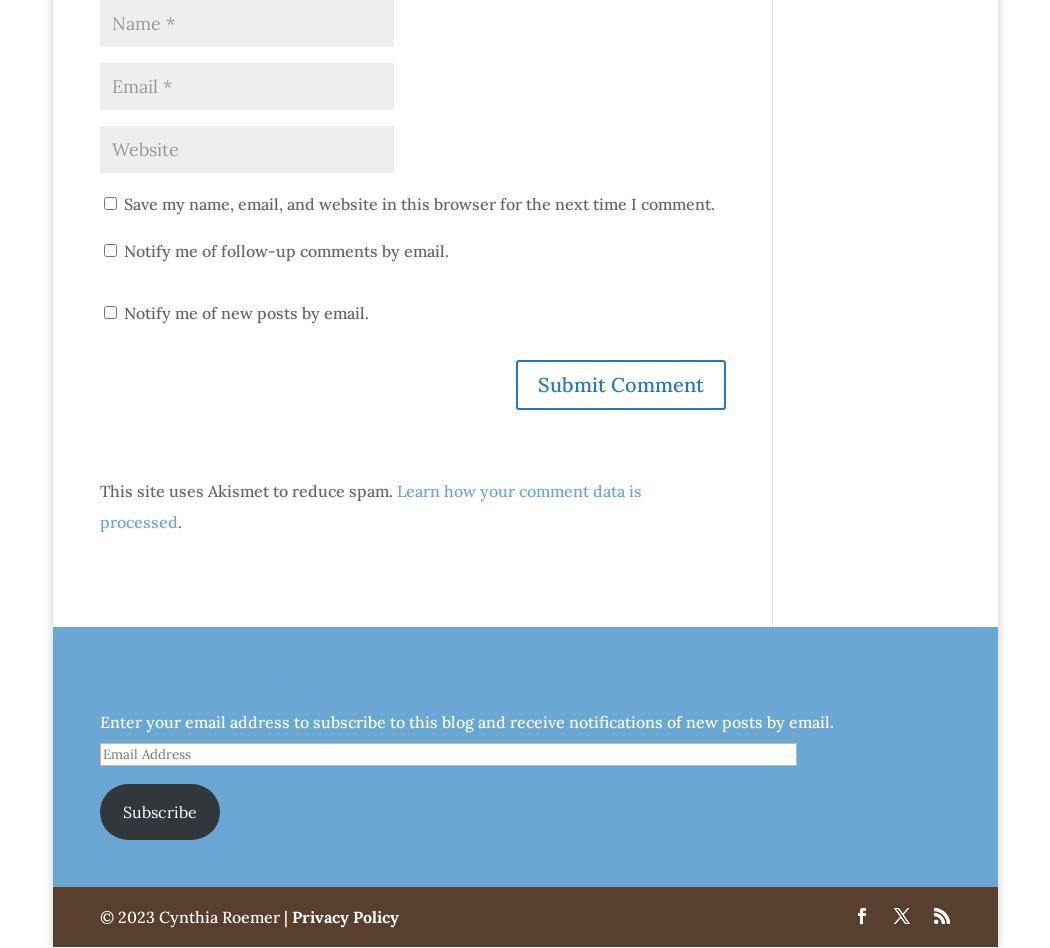  I want to click on 'This site uses Akismet to reduce spam.', so click(247, 490).